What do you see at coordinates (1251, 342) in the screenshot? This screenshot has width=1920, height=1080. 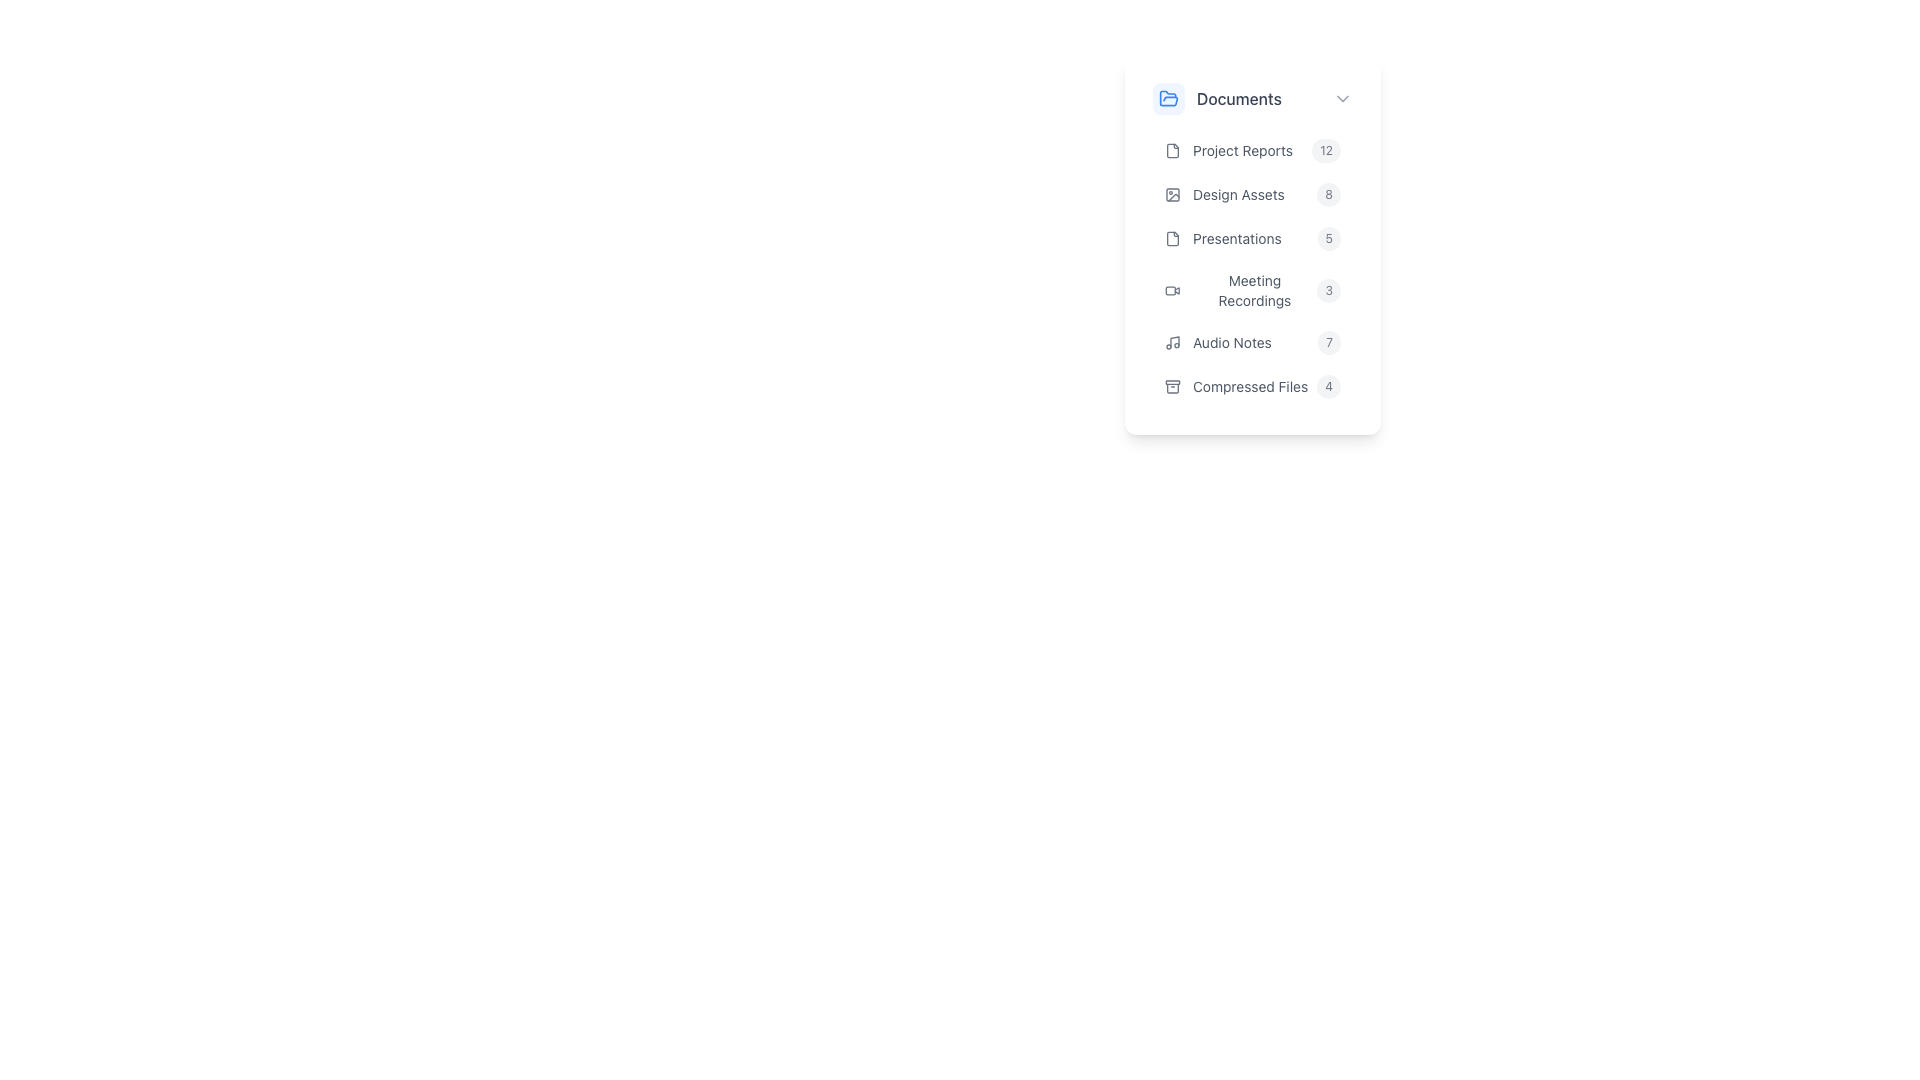 I see `the fifth list item in the 'Documents' sidebar menu, which has a light gray background, contains a musical note icon, the text 'Audio Notes', and the number '7' in a rounded rectangle` at bounding box center [1251, 342].